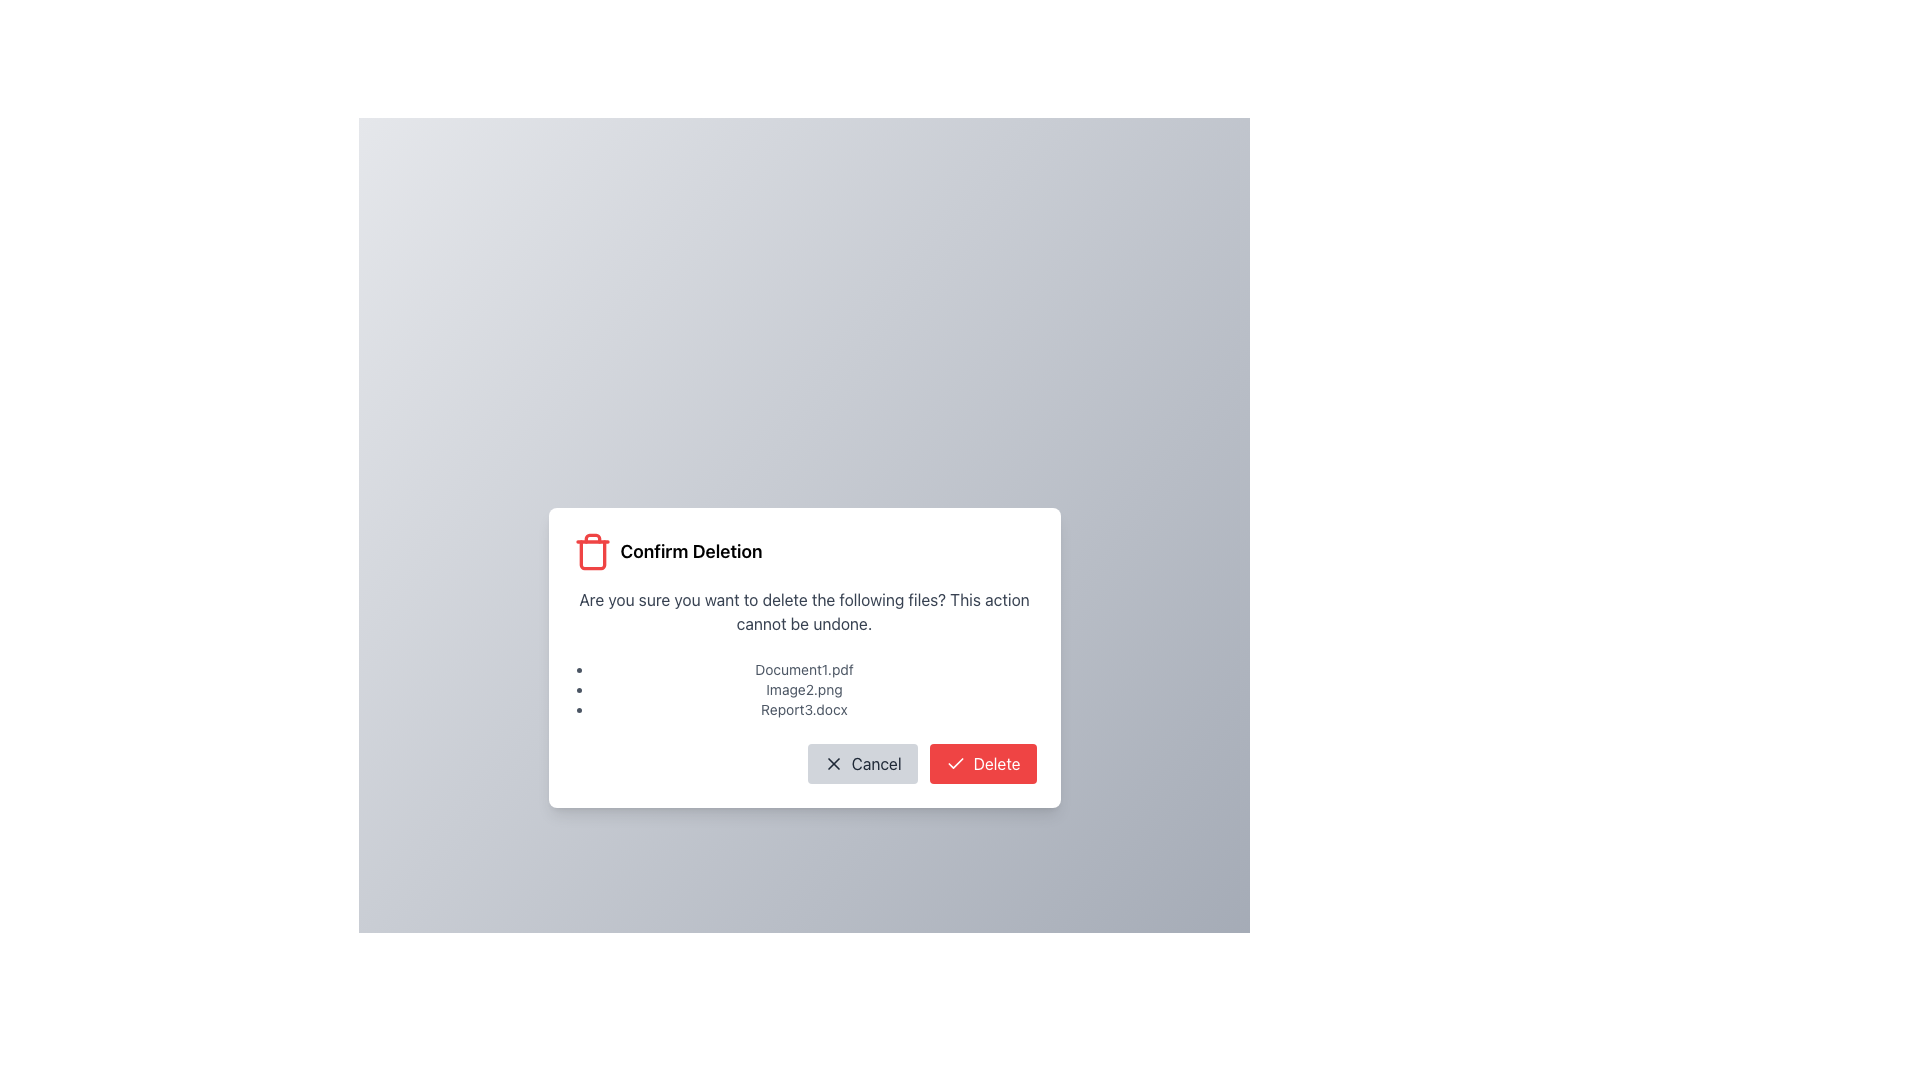 The image size is (1920, 1080). What do you see at coordinates (804, 708) in the screenshot?
I see `the static text label 'Report3.docx' in the confirmation dialog titled 'Confirm Deletion'` at bounding box center [804, 708].